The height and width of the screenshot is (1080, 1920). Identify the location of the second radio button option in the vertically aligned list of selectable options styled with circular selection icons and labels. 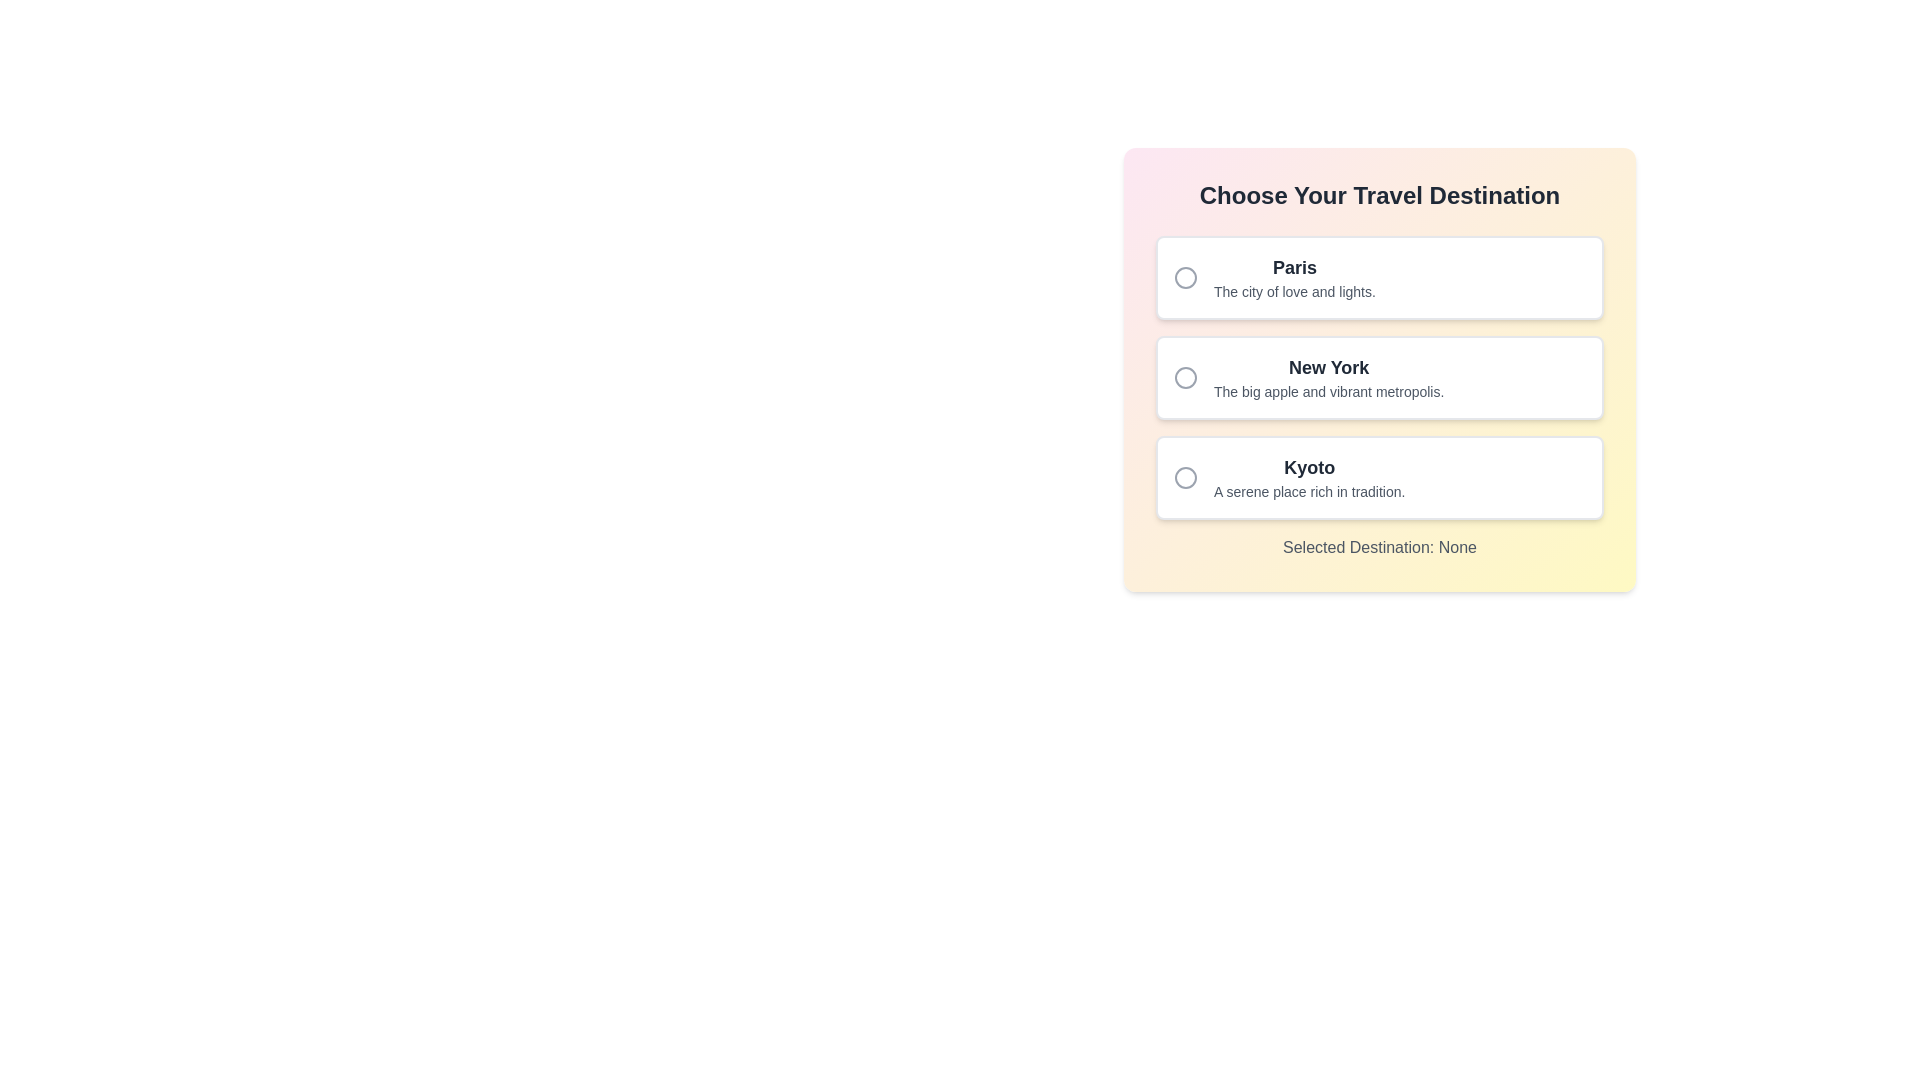
(1379, 397).